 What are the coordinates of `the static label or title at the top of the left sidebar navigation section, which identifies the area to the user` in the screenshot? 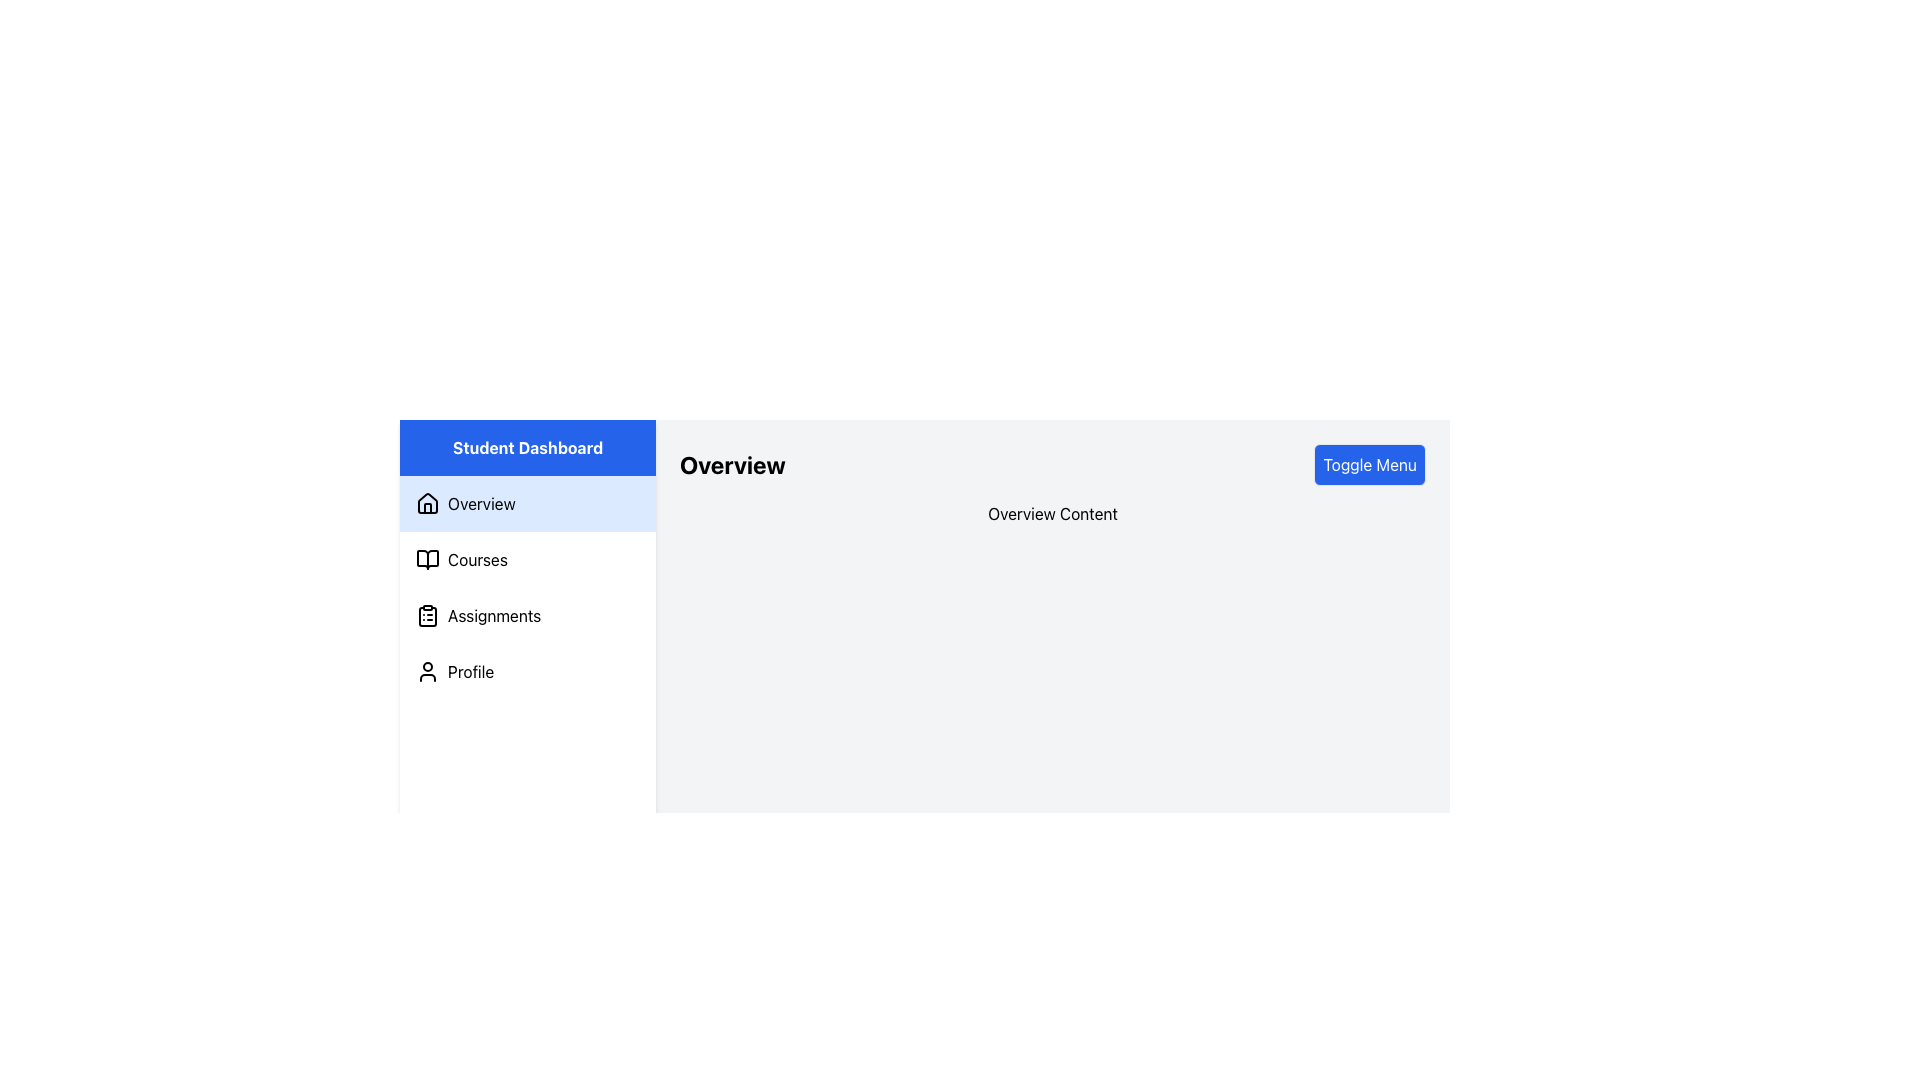 It's located at (528, 446).